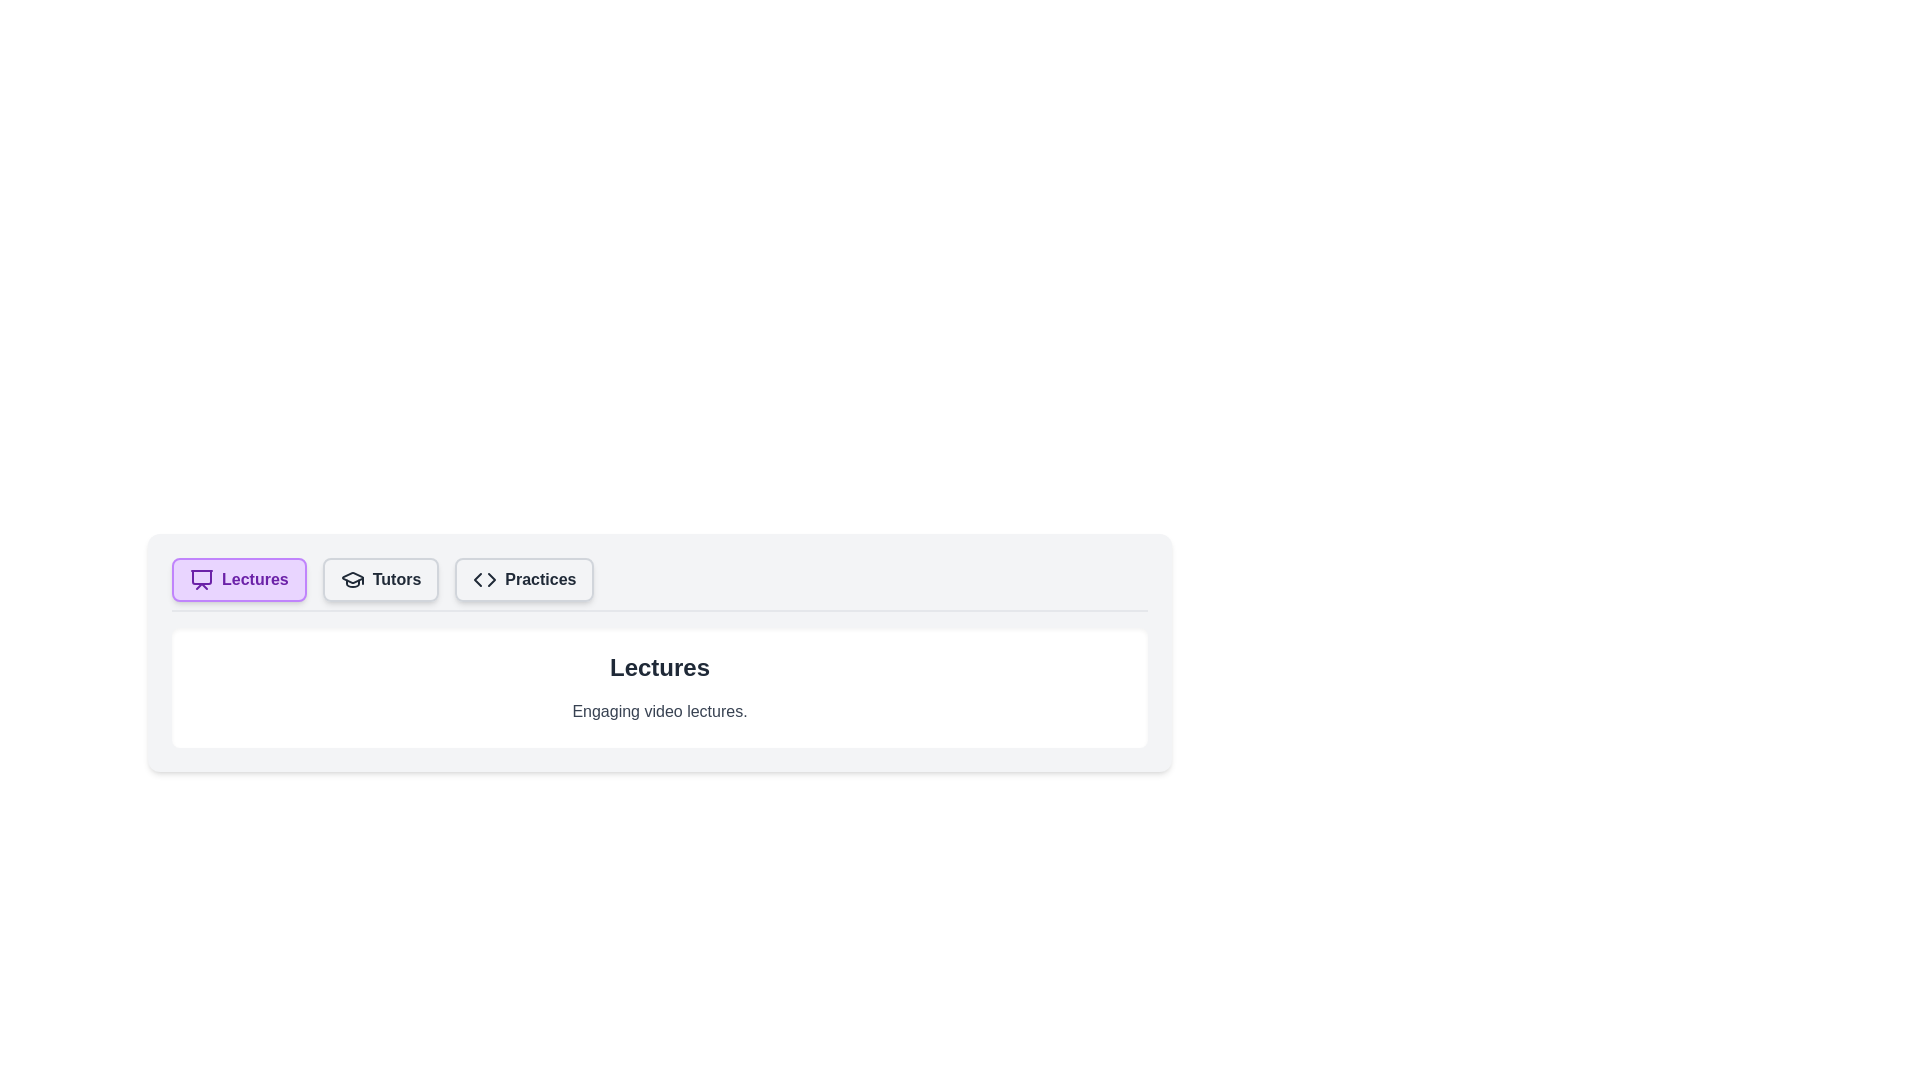 The width and height of the screenshot is (1920, 1080). What do you see at coordinates (380, 579) in the screenshot?
I see `the 'Tutors' button, which is the second tab among three` at bounding box center [380, 579].